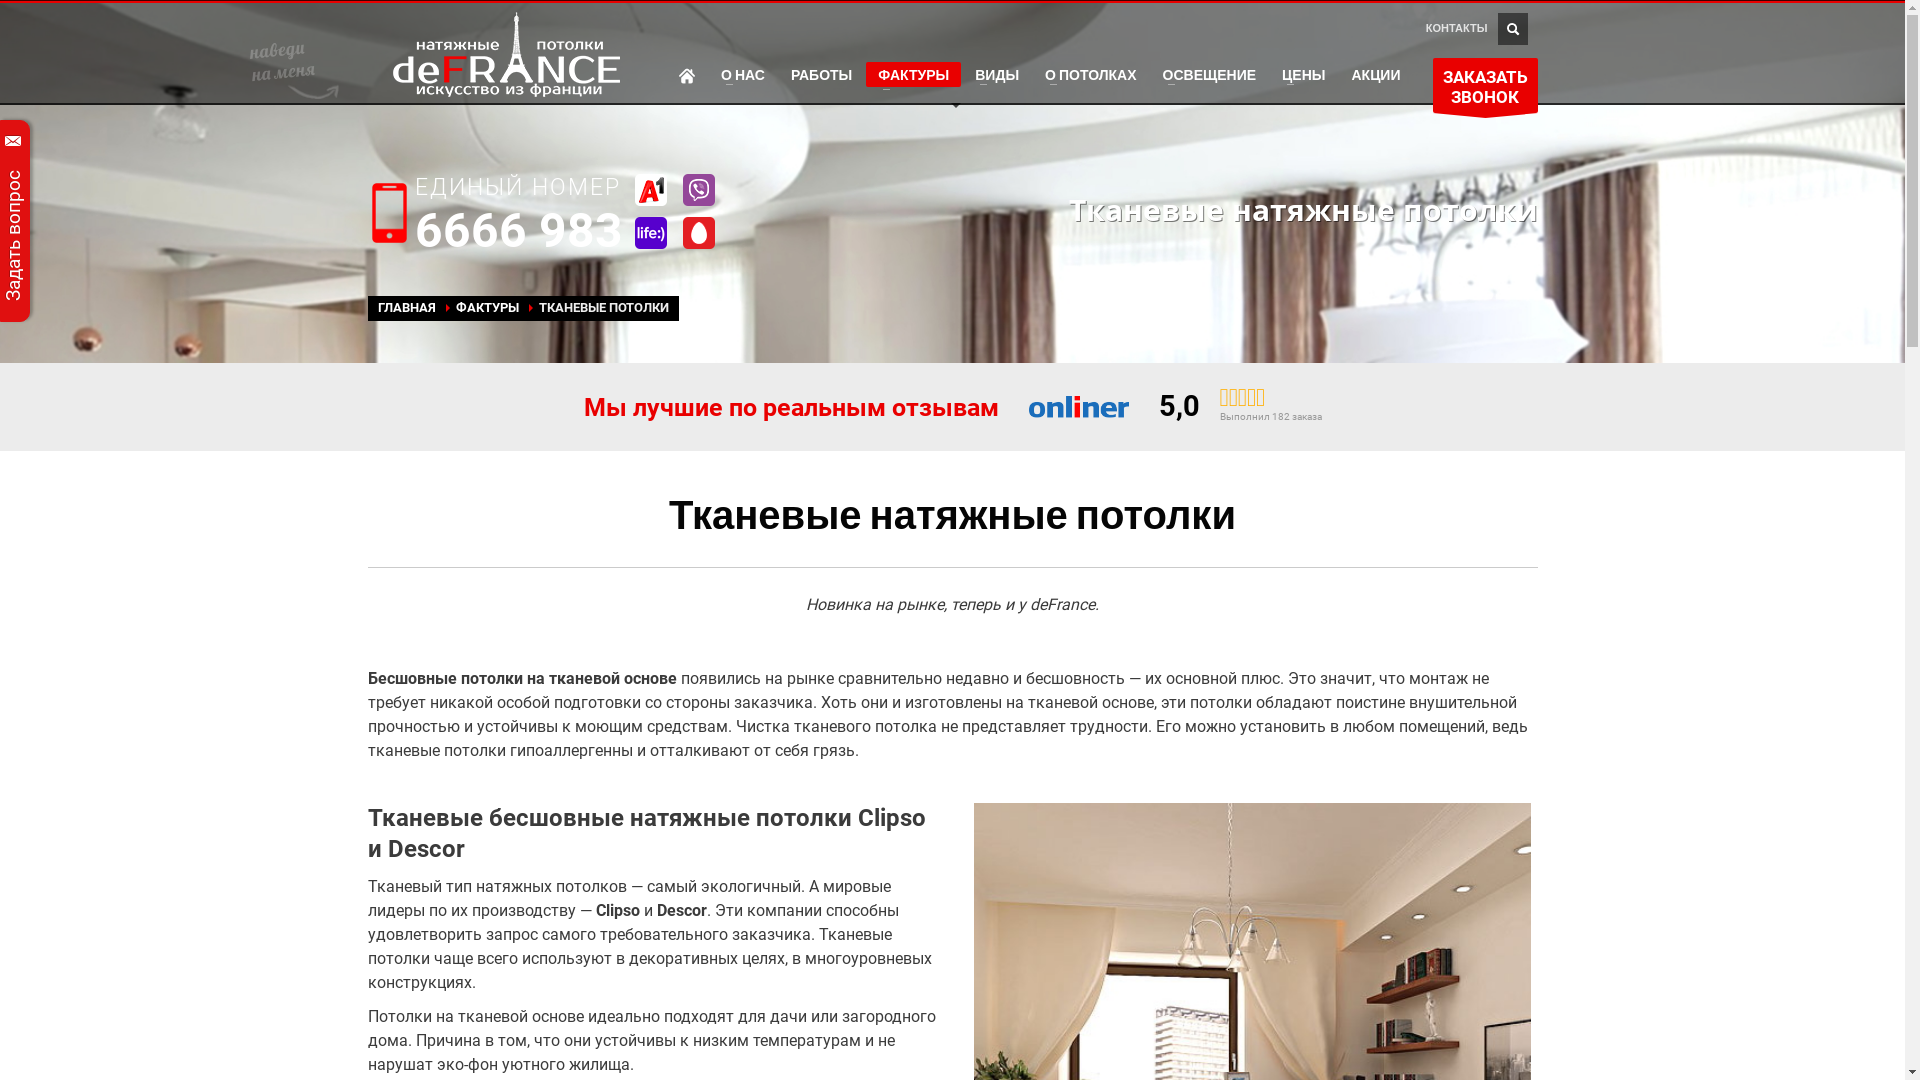 This screenshot has width=1920, height=1080. What do you see at coordinates (1178, 405) in the screenshot?
I see `'5,0'` at bounding box center [1178, 405].